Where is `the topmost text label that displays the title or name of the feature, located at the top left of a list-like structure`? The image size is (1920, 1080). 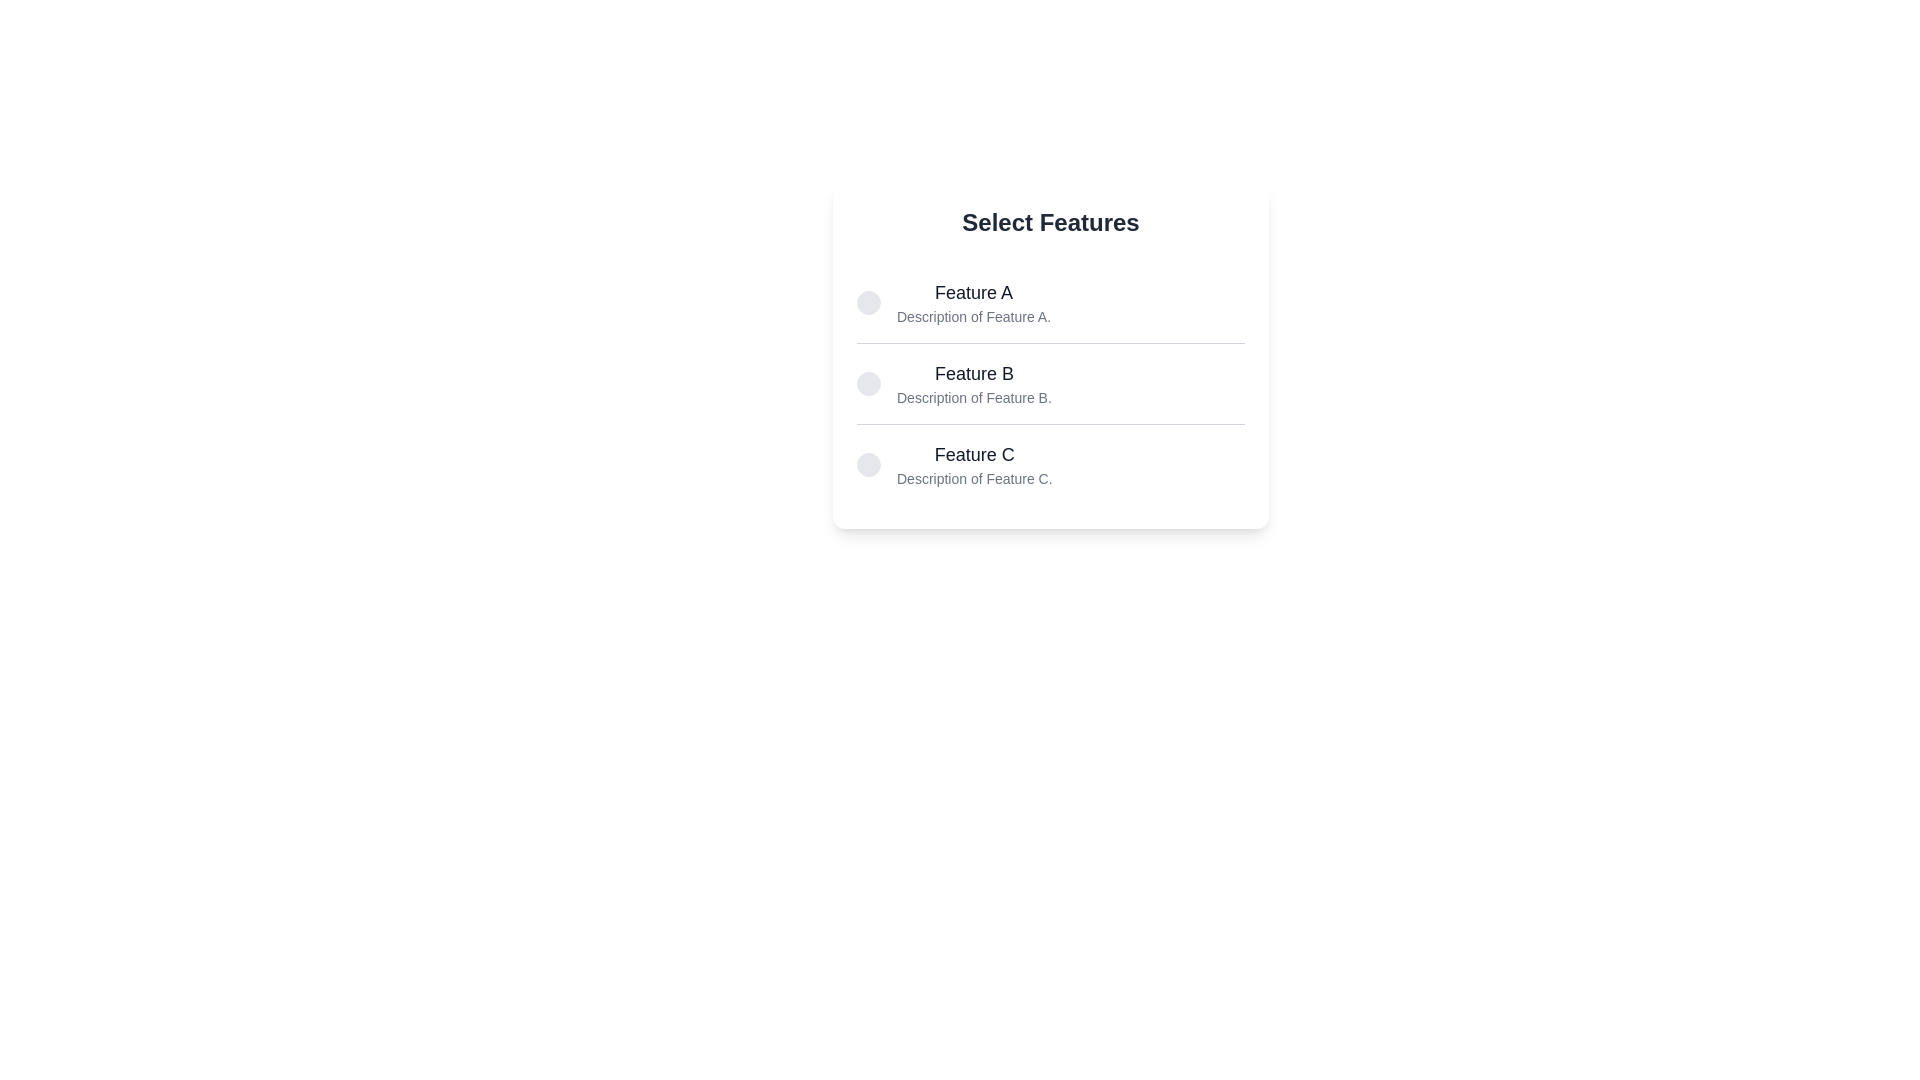 the topmost text label that displays the title or name of the feature, located at the top left of a list-like structure is located at coordinates (974, 293).